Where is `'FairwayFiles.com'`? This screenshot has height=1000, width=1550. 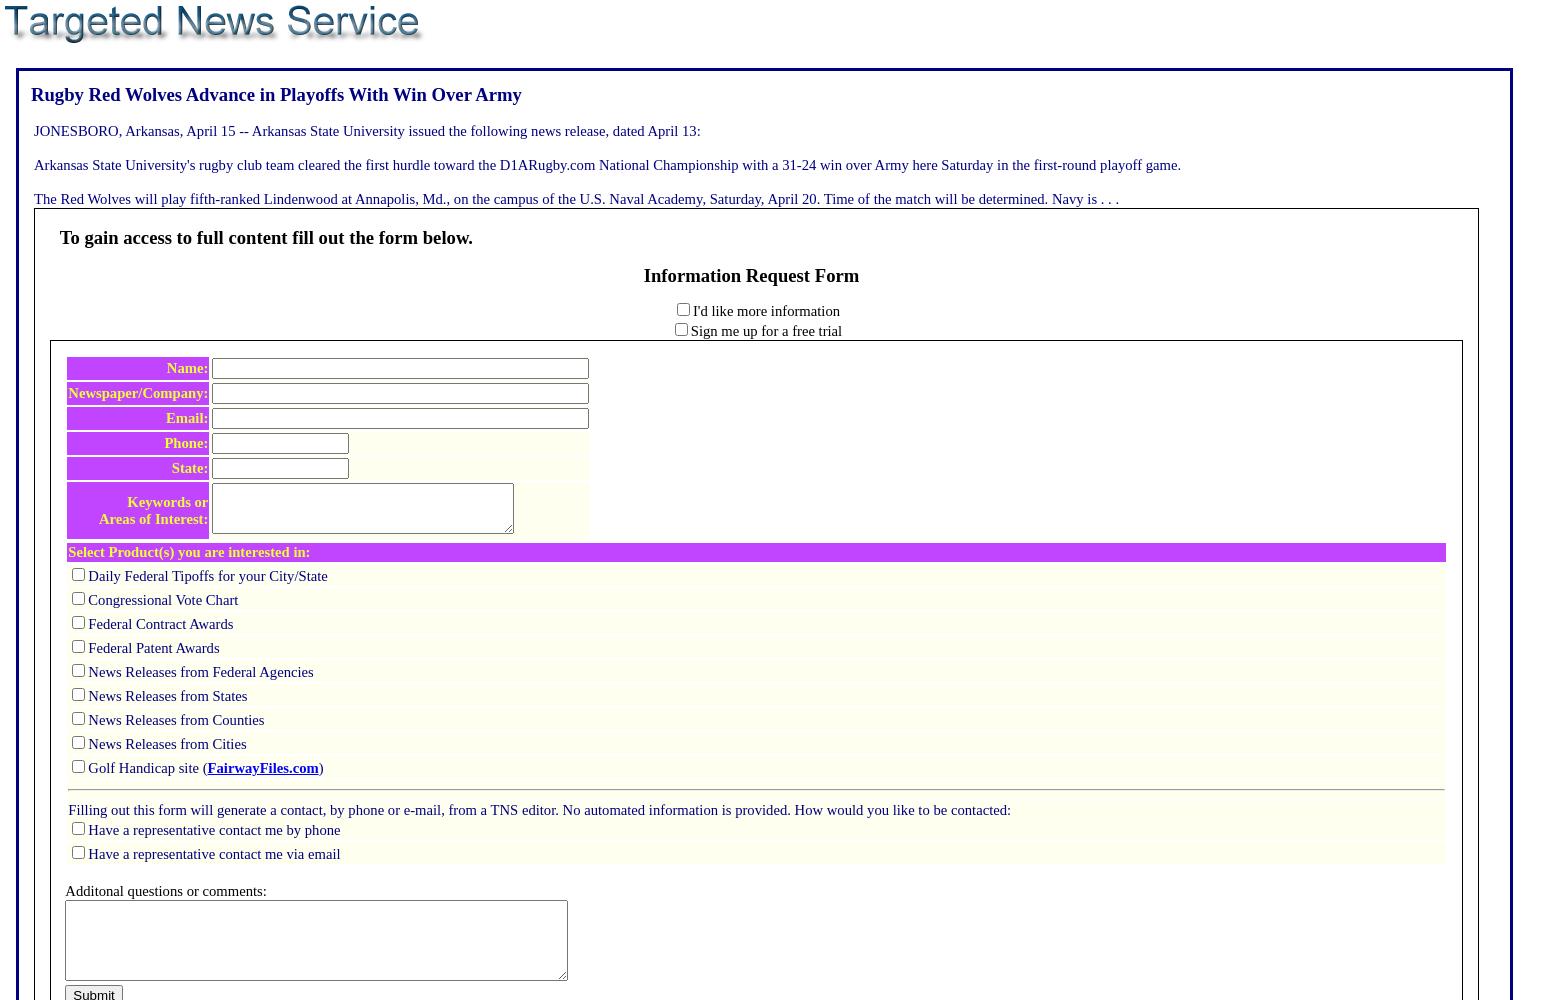
'FairwayFiles.com' is located at coordinates (262, 768).